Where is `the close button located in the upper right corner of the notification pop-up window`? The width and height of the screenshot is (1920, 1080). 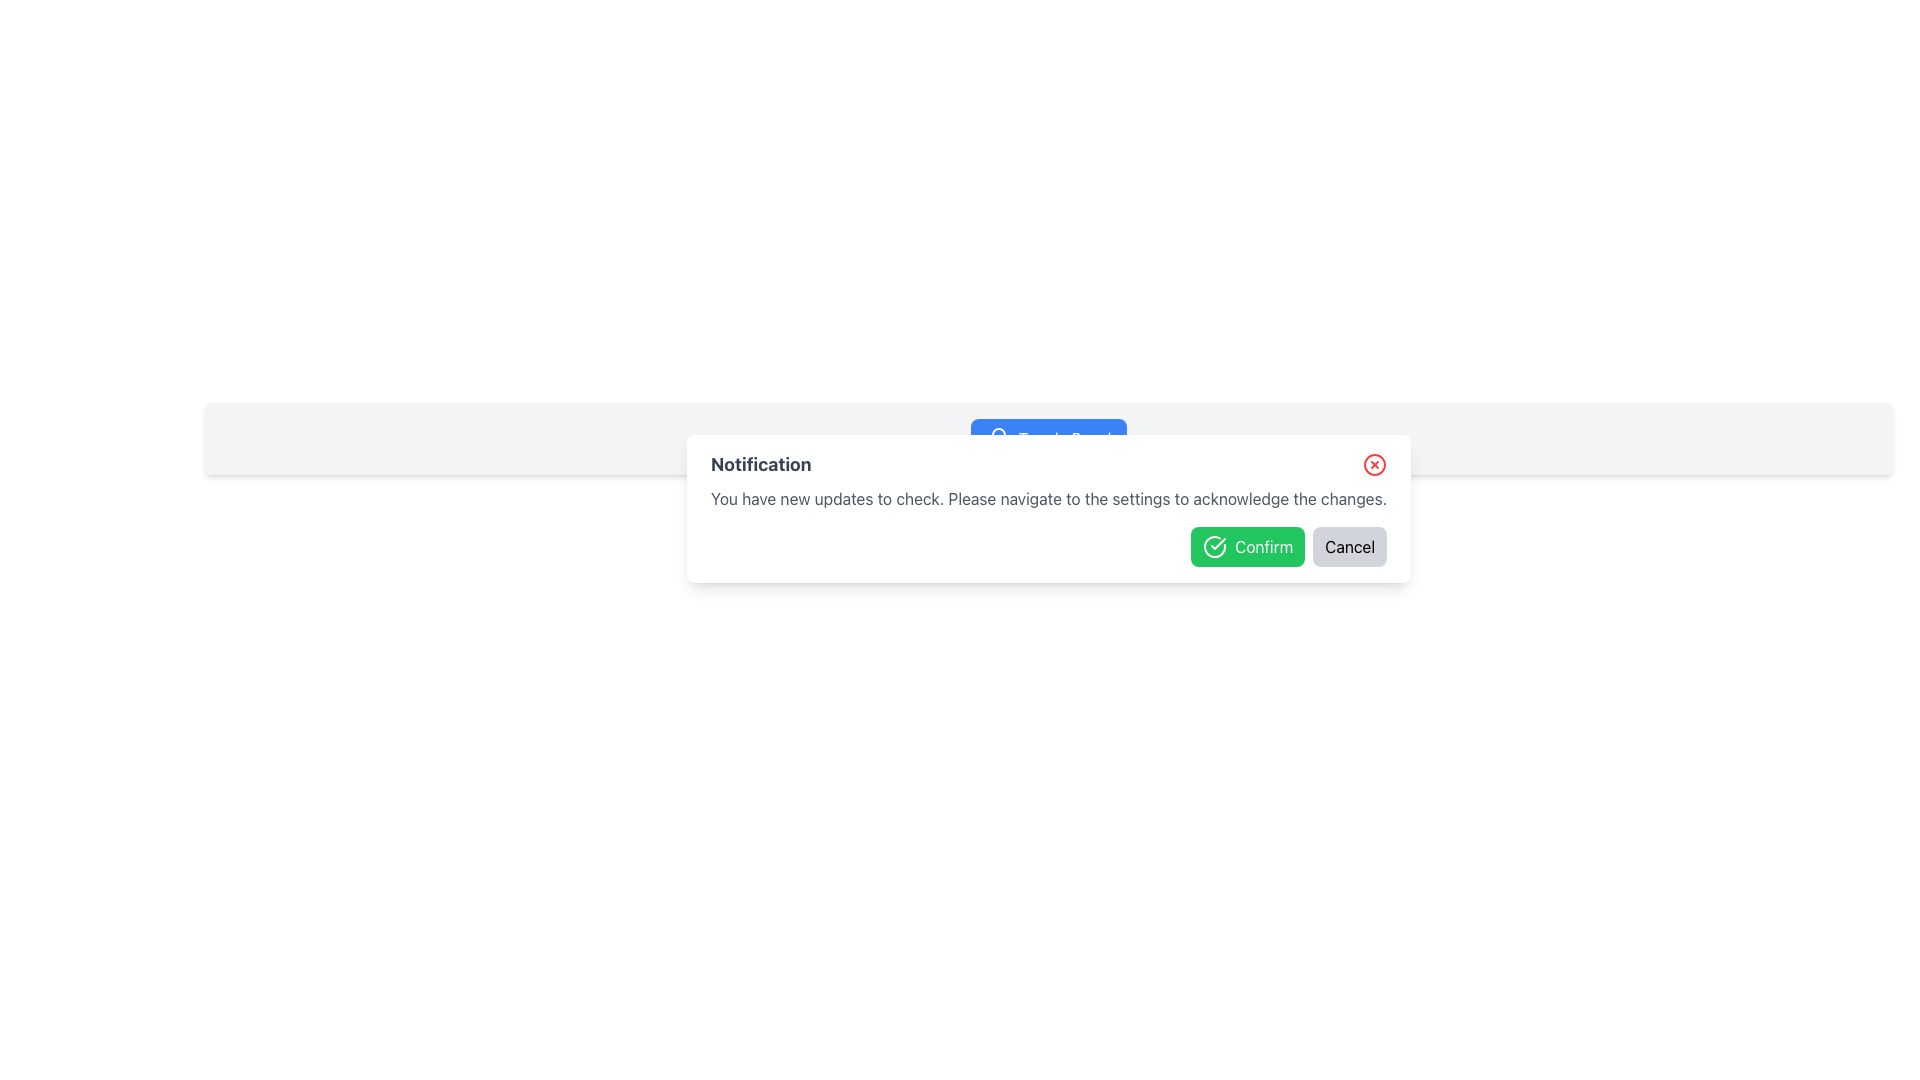
the close button located in the upper right corner of the notification pop-up window is located at coordinates (1374, 465).